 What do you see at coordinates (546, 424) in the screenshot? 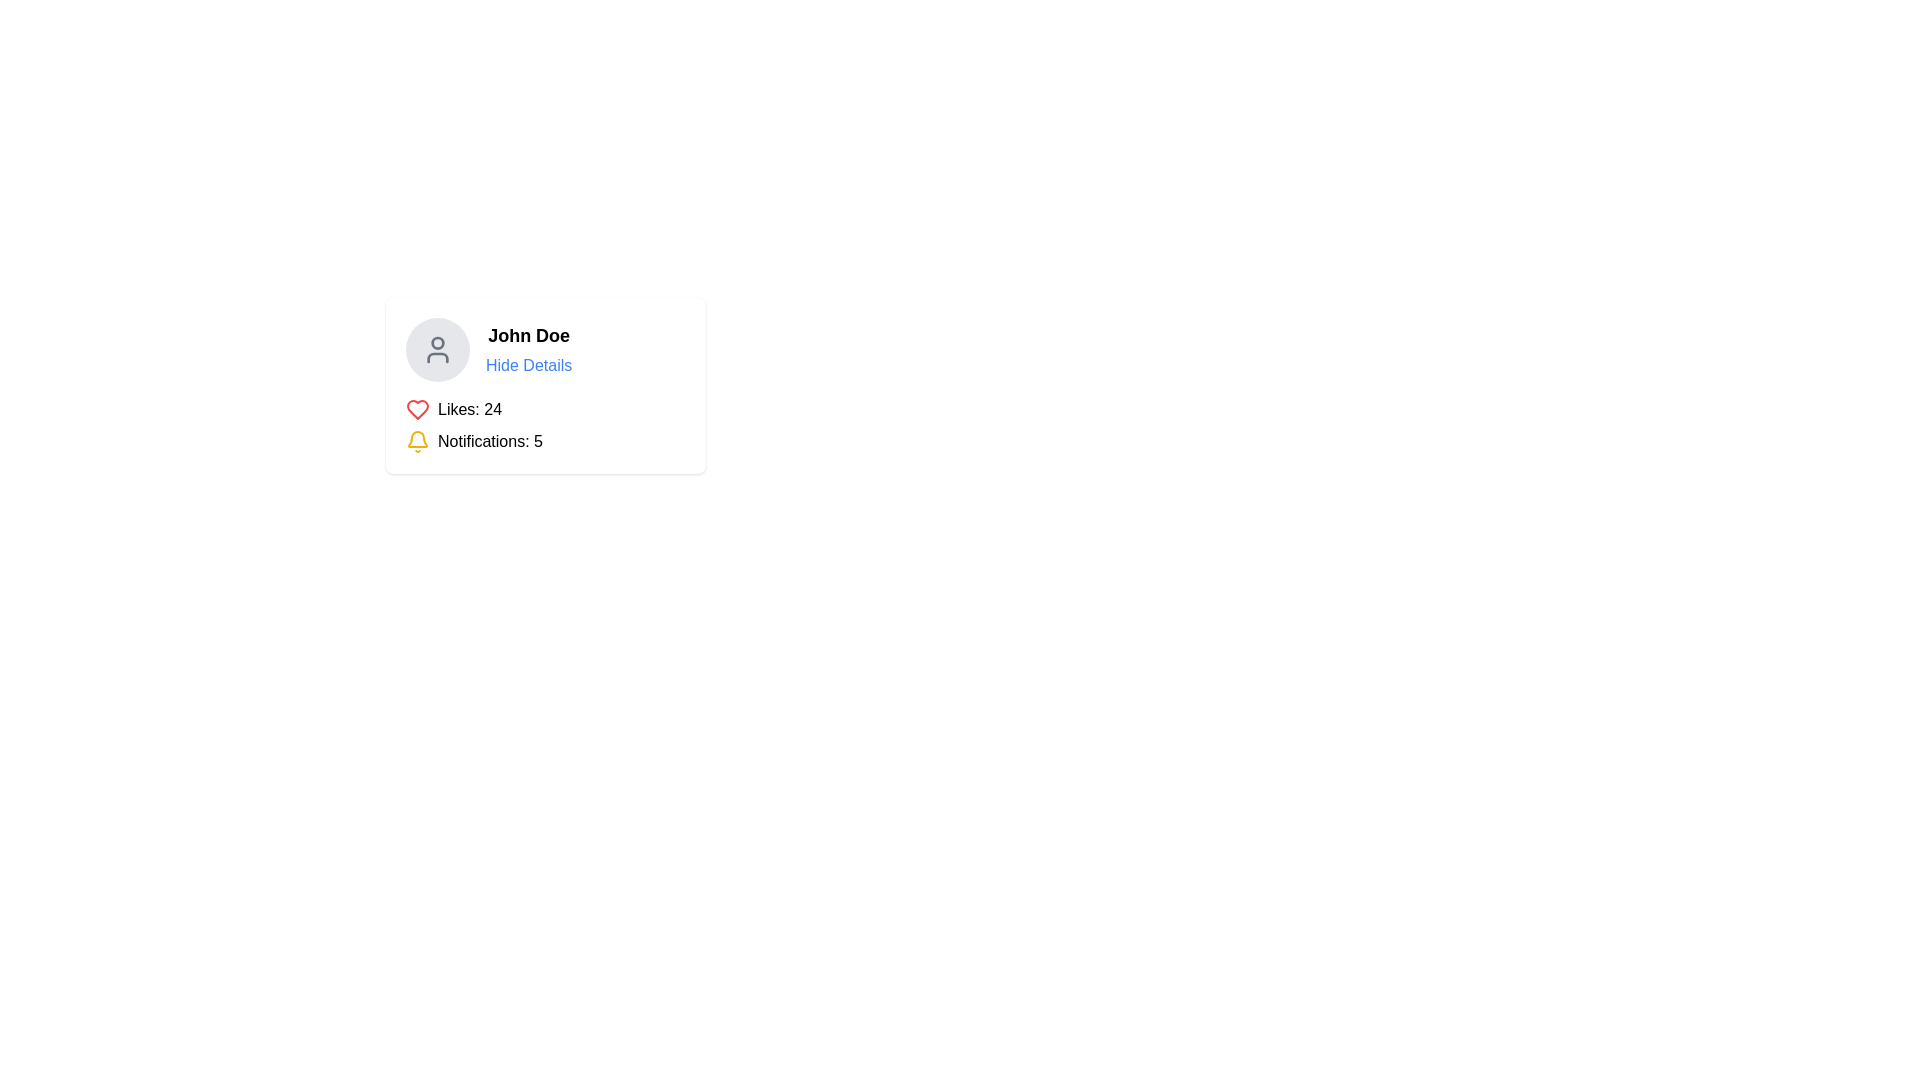
I see `displayed metrics on the Composite informational display located at the bottom center of the profile information card, which shows the number of likes and notifications` at bounding box center [546, 424].